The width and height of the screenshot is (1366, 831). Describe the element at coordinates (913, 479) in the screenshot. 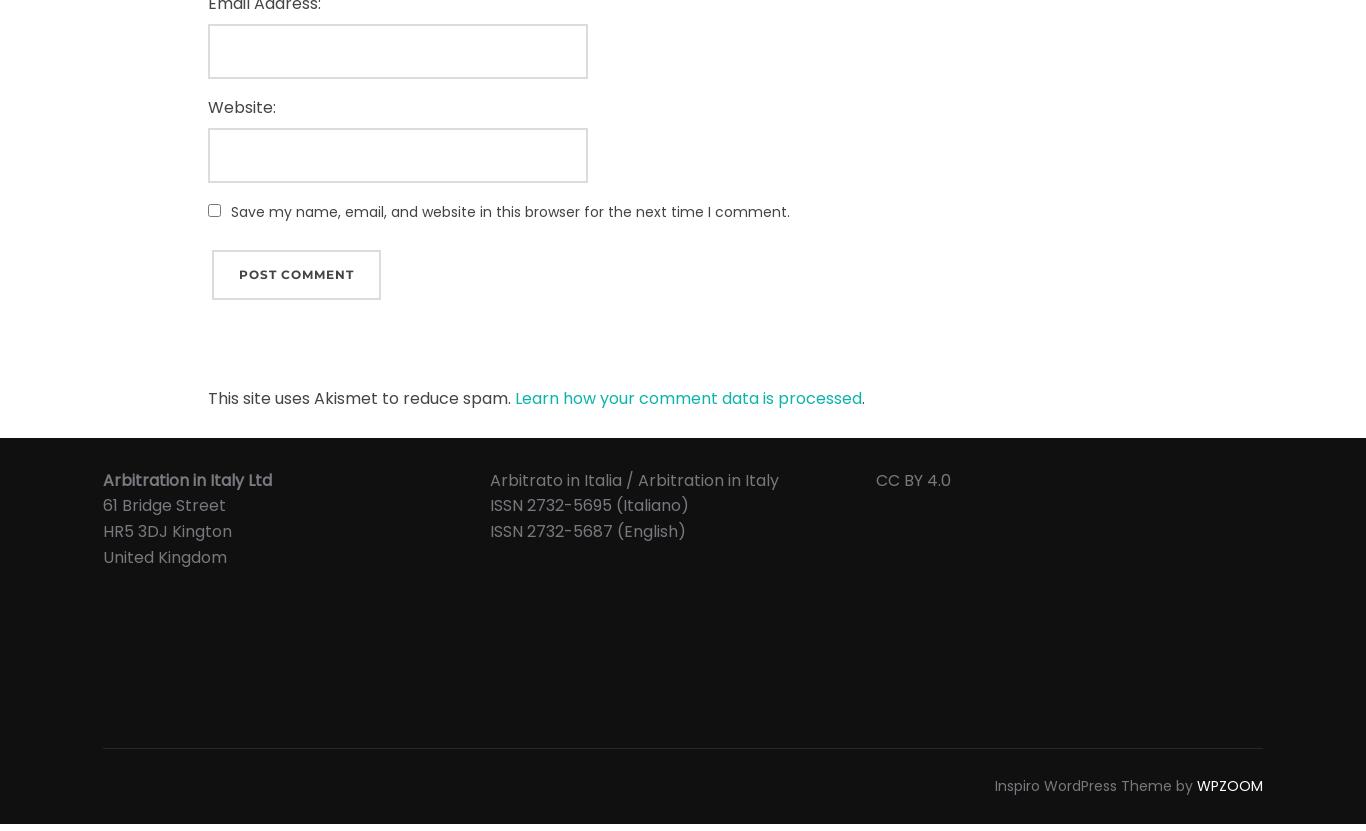

I see `'CC BY 4.0'` at that location.